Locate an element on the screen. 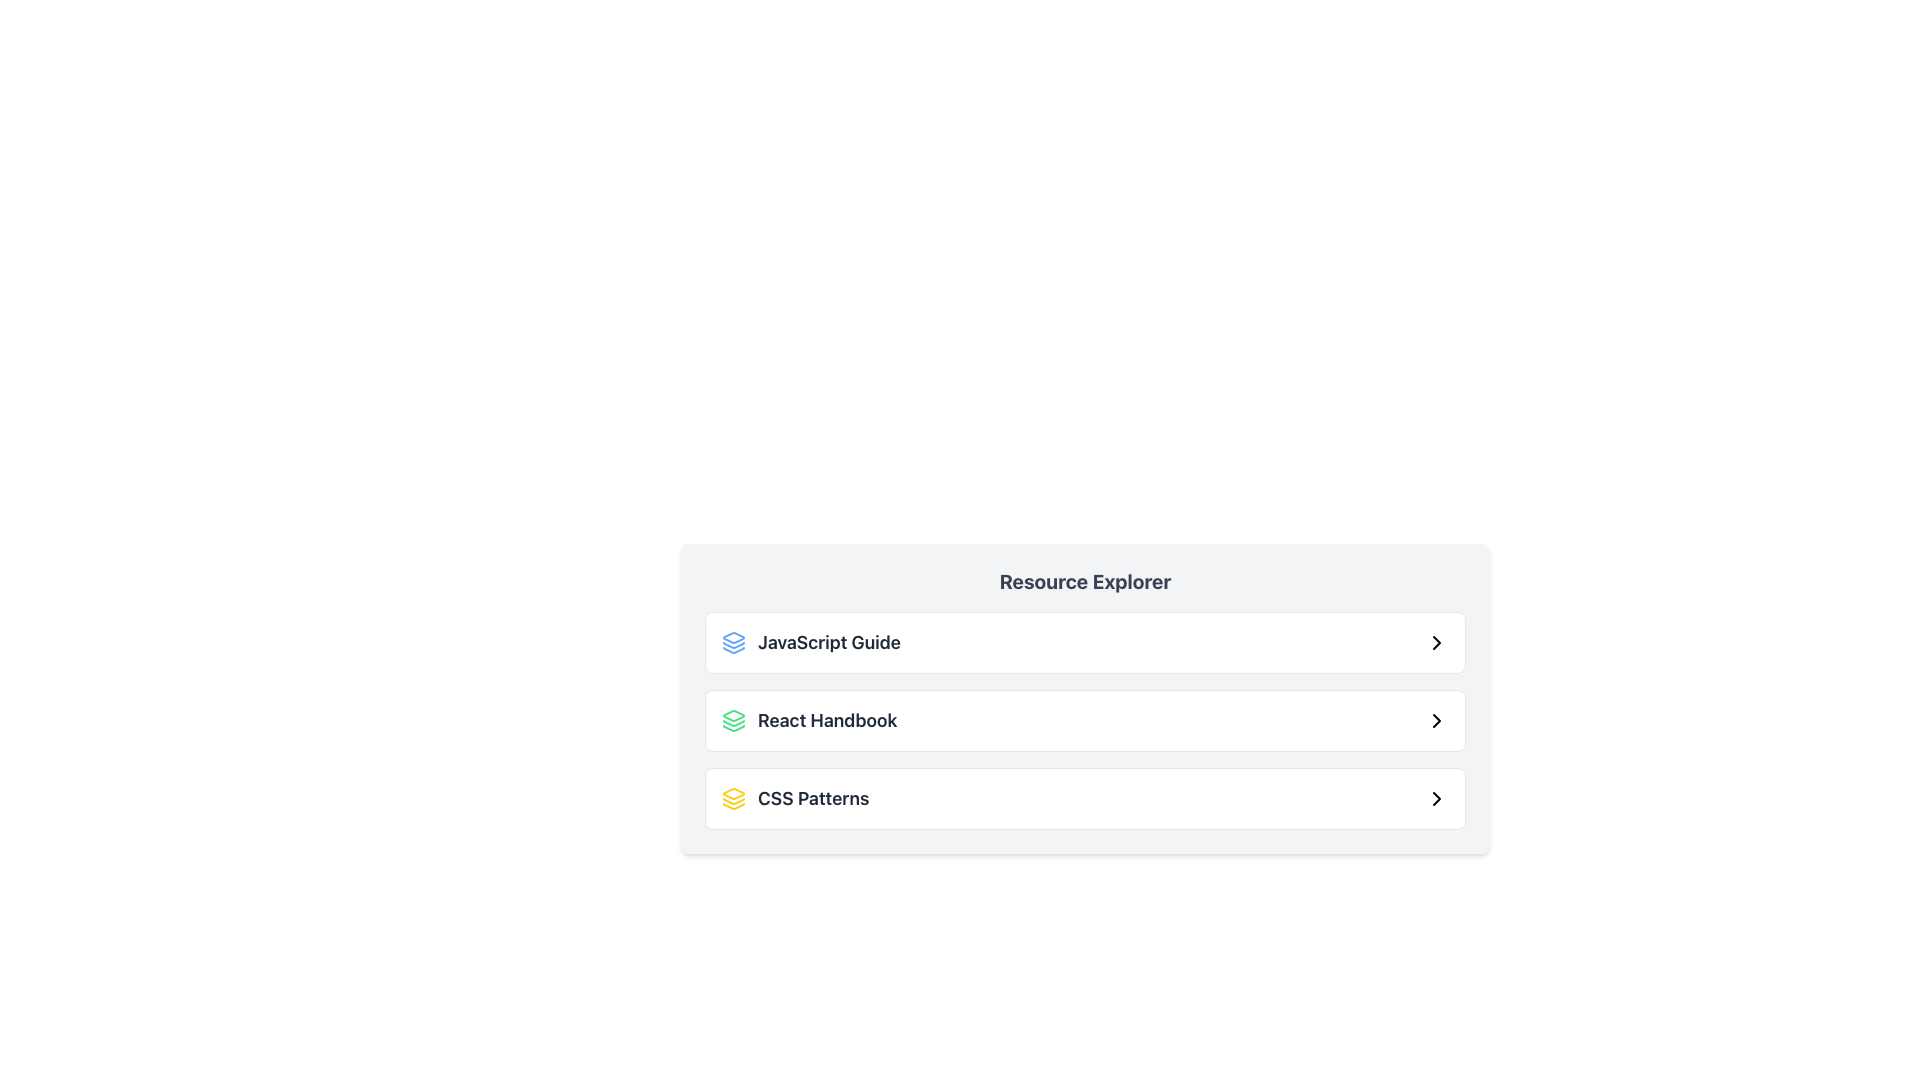 The width and height of the screenshot is (1920, 1080). the blue rectangular icon with slanted edges, which is the third and bottom layer in a stack of three layers, positioned in the middle of the stack is located at coordinates (733, 650).